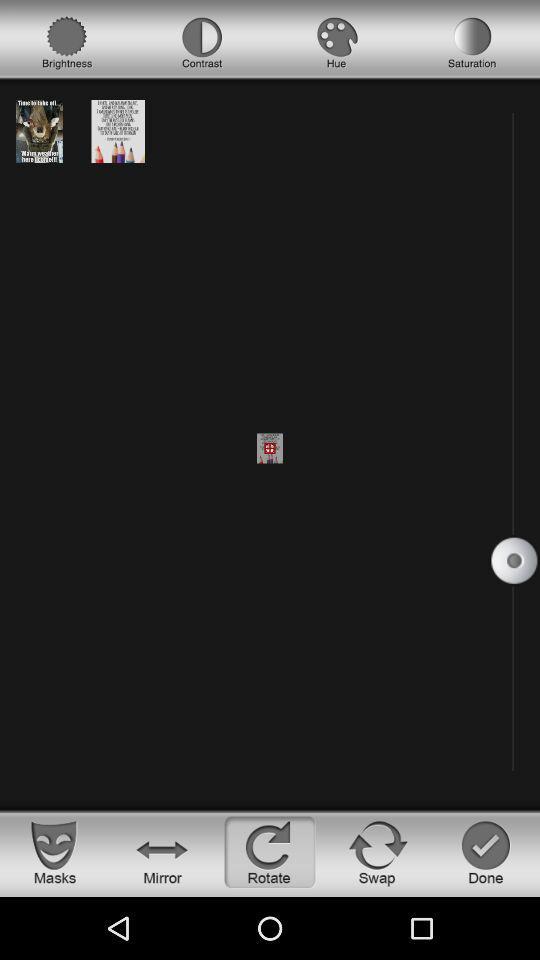 Image resolution: width=540 pixels, height=960 pixels. I want to click on see the masks, so click(54, 851).